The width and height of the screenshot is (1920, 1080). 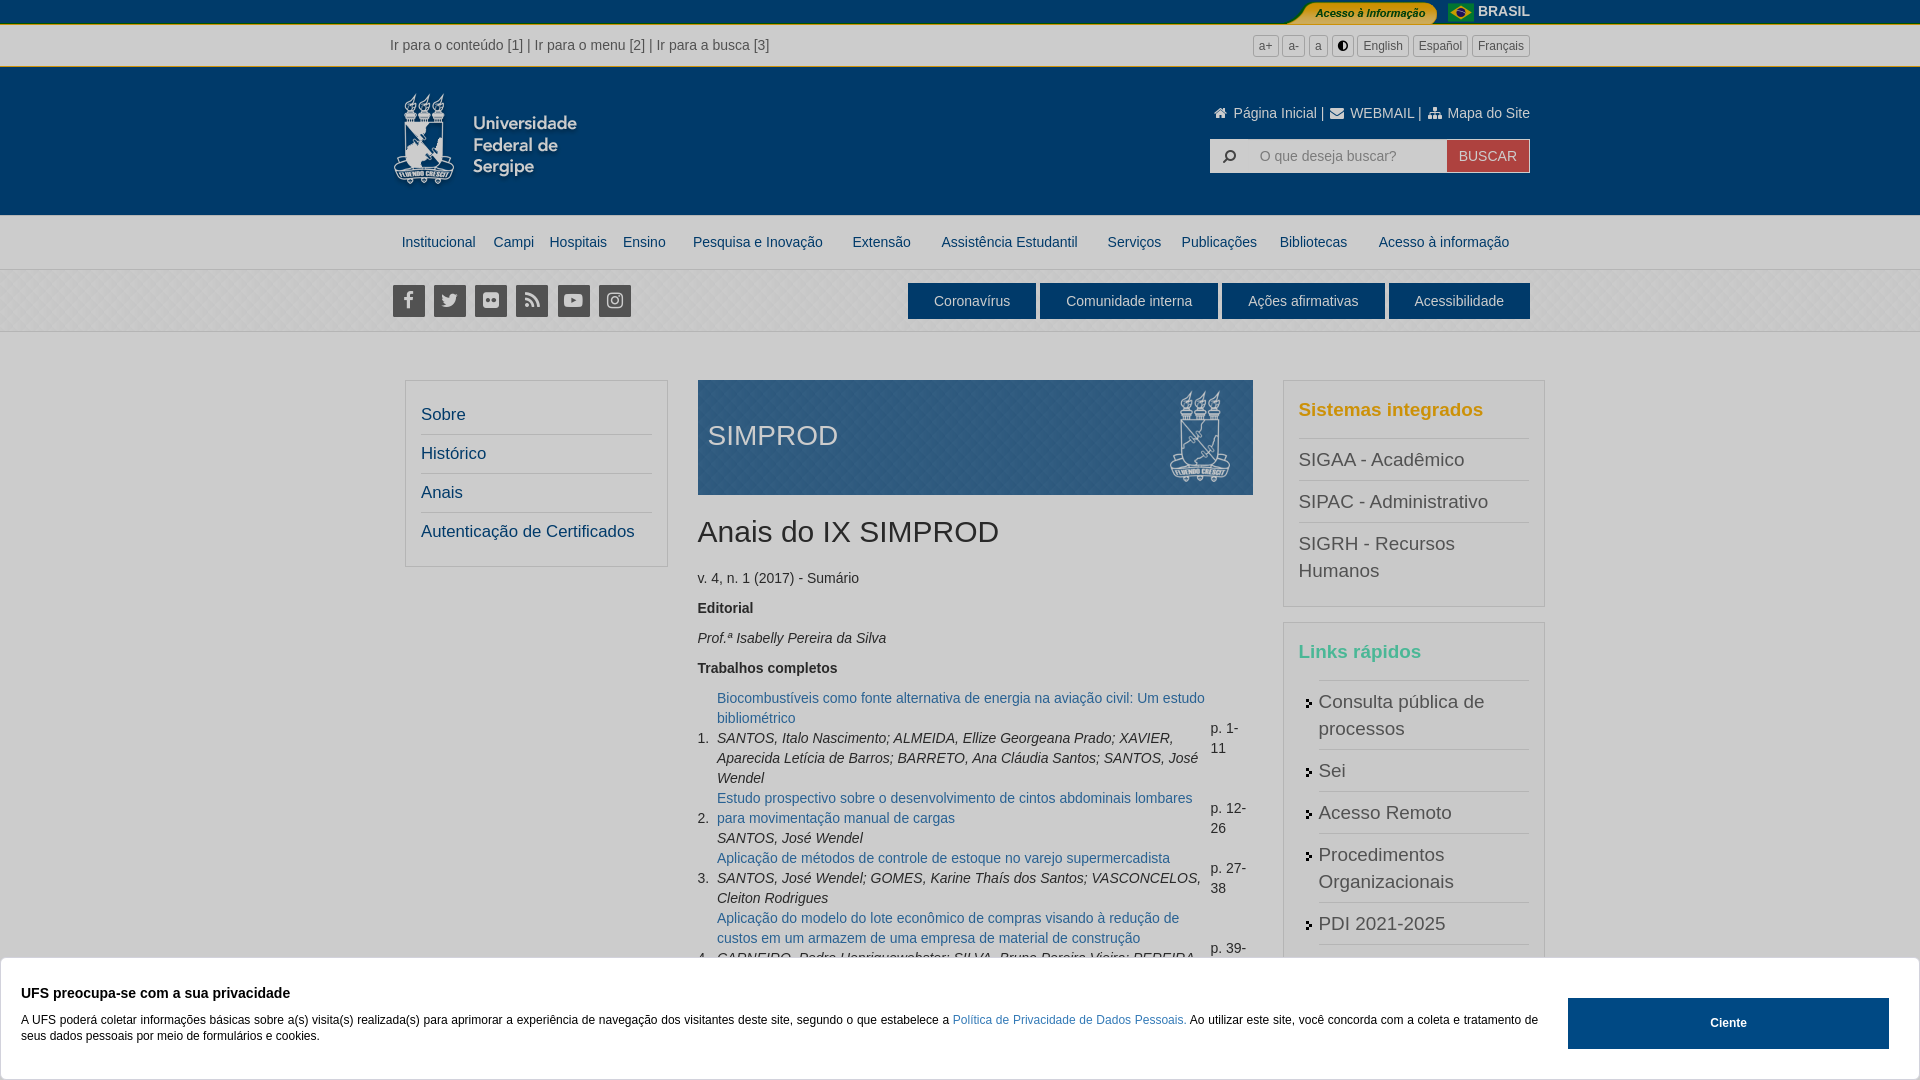 I want to click on 'Mapa do Site', so click(x=1478, y=112).